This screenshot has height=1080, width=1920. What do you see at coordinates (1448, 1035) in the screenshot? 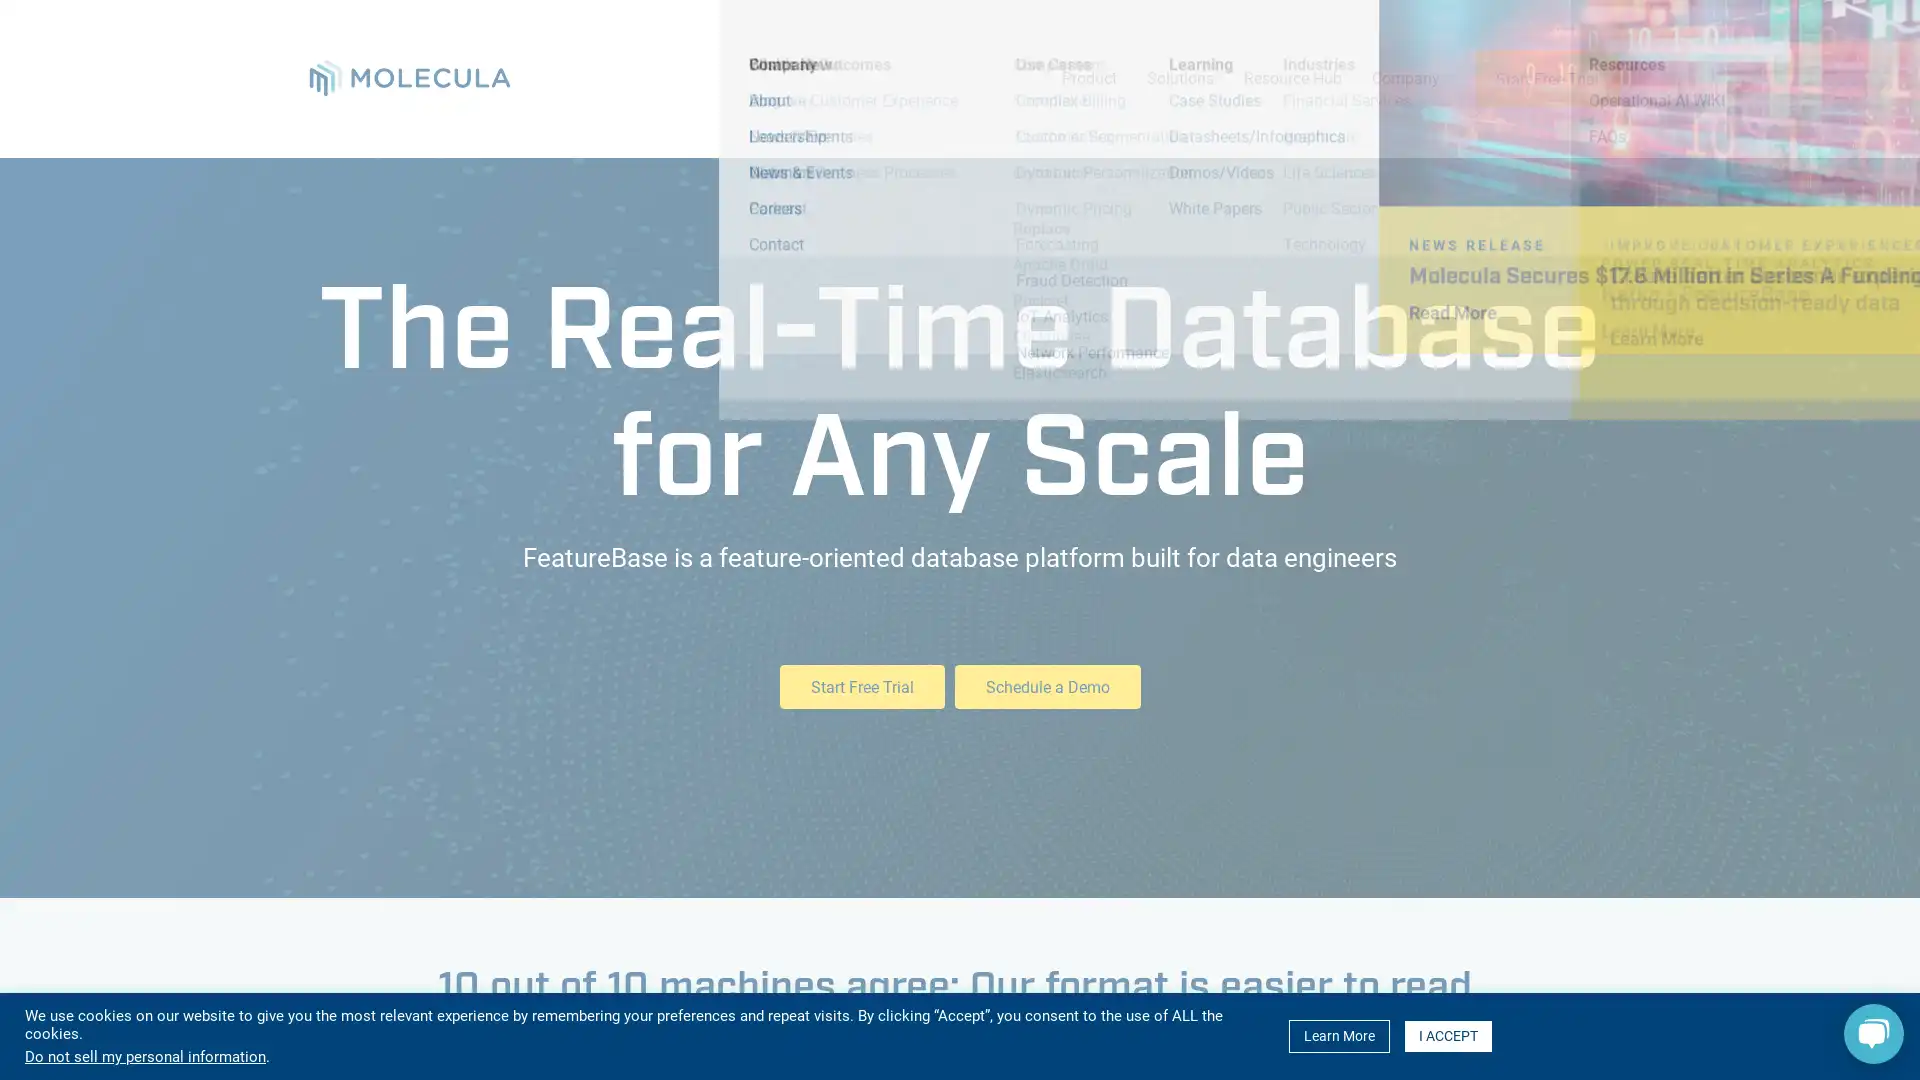
I see `I ACCEPT` at bounding box center [1448, 1035].